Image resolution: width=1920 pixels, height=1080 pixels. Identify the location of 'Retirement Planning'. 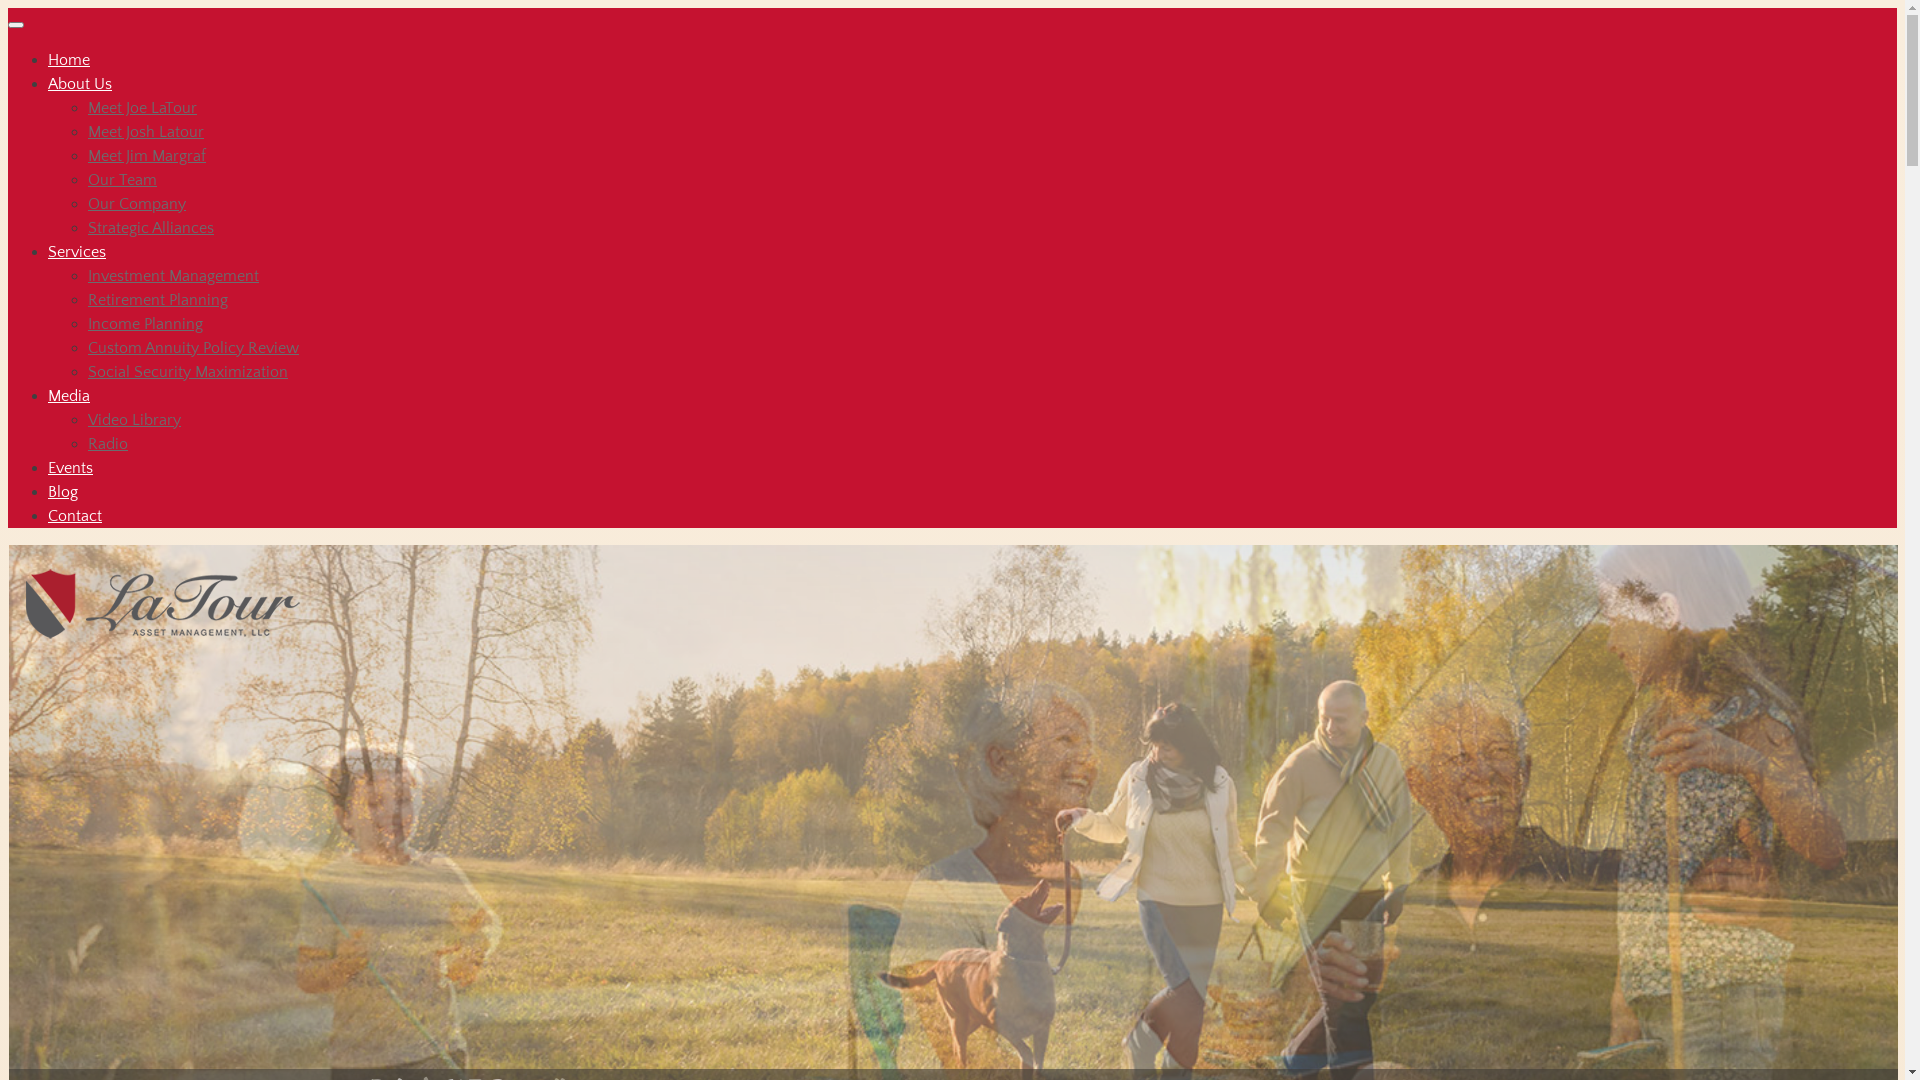
(157, 300).